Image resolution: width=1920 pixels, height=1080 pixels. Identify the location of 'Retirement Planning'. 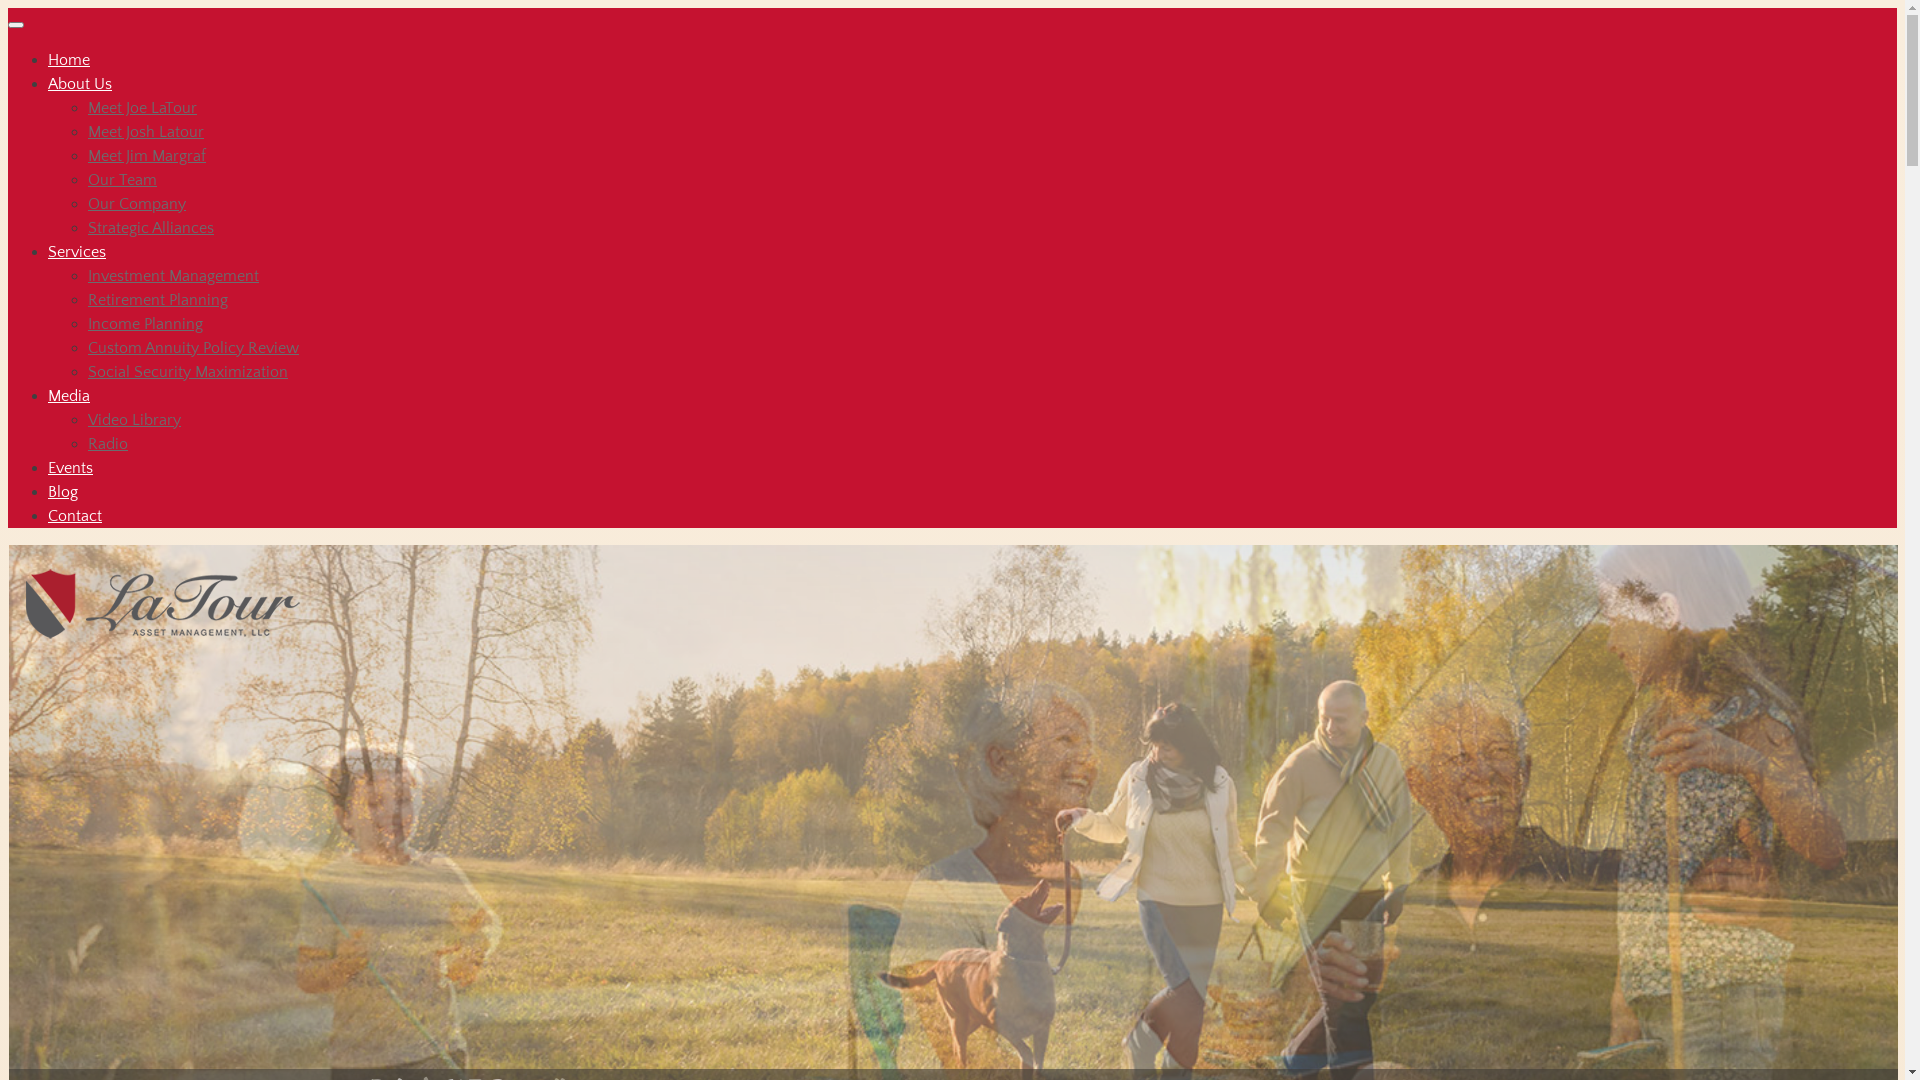
(157, 300).